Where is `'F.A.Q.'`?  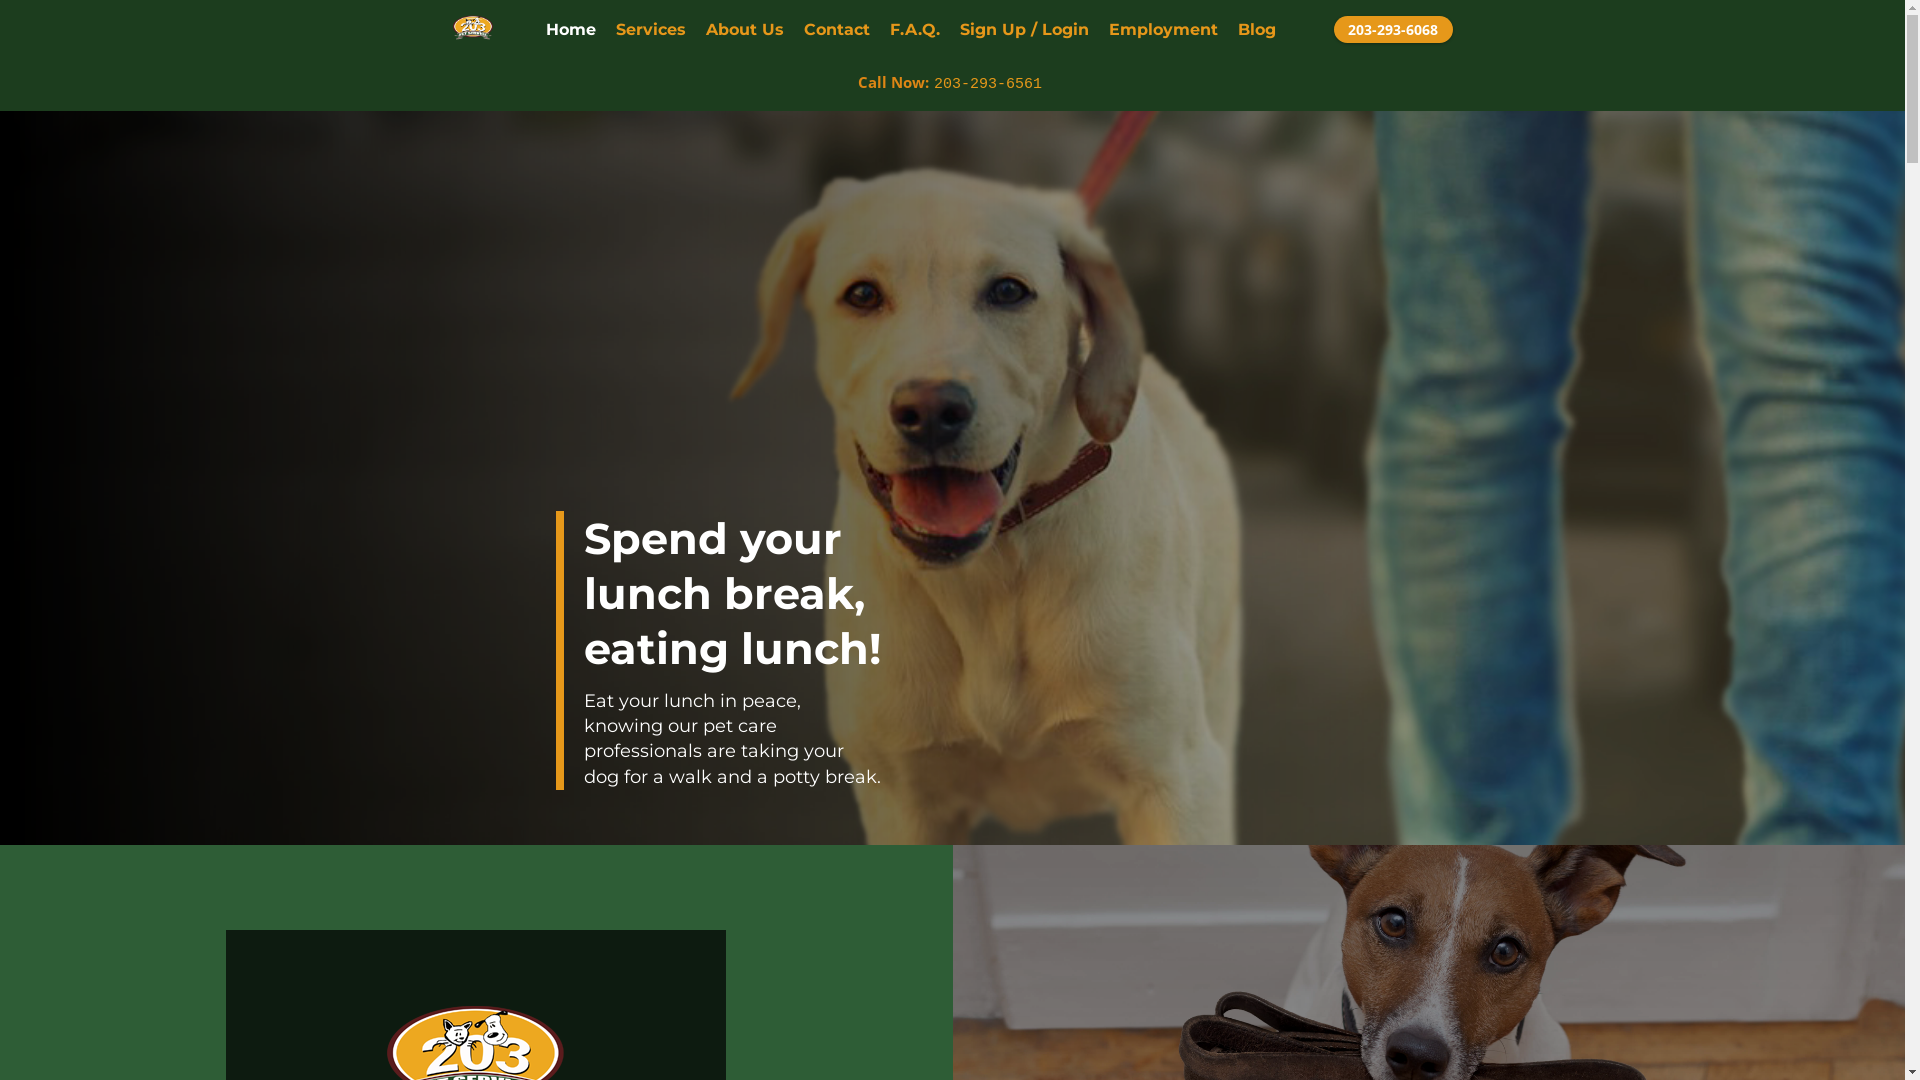 'F.A.Q.' is located at coordinates (888, 30).